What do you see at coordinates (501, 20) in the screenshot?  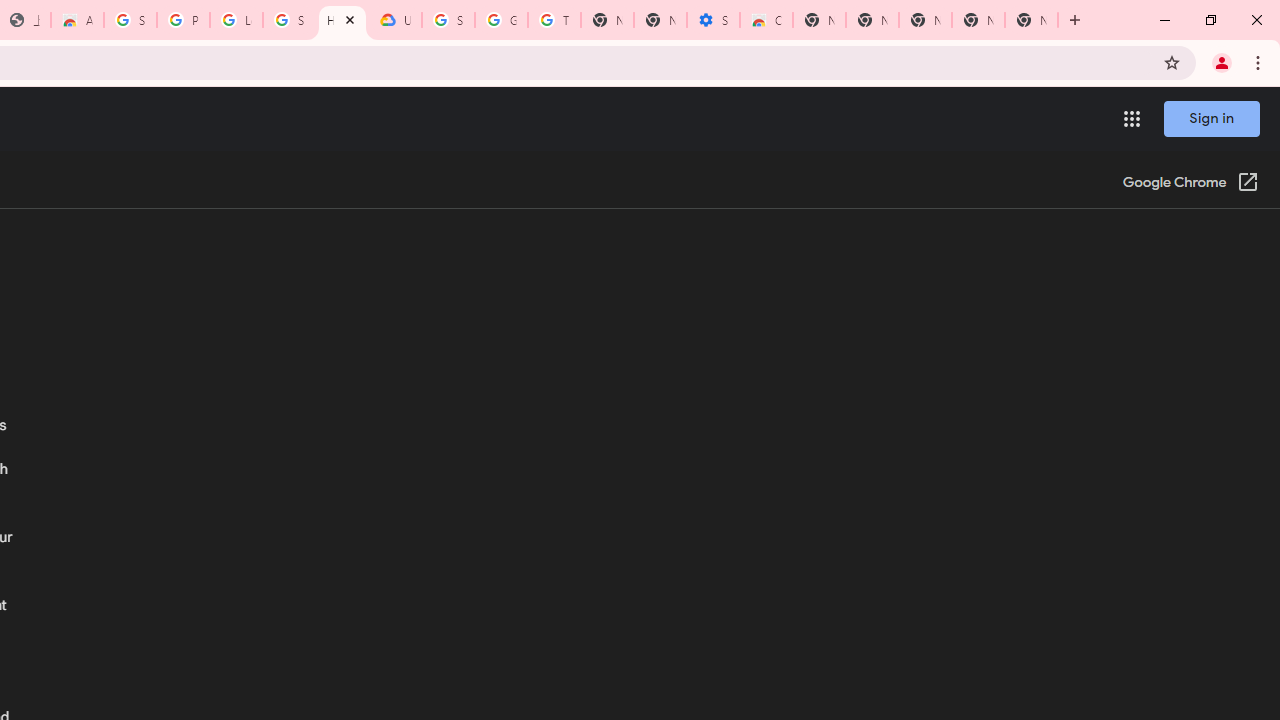 I see `'Google Account Help'` at bounding box center [501, 20].